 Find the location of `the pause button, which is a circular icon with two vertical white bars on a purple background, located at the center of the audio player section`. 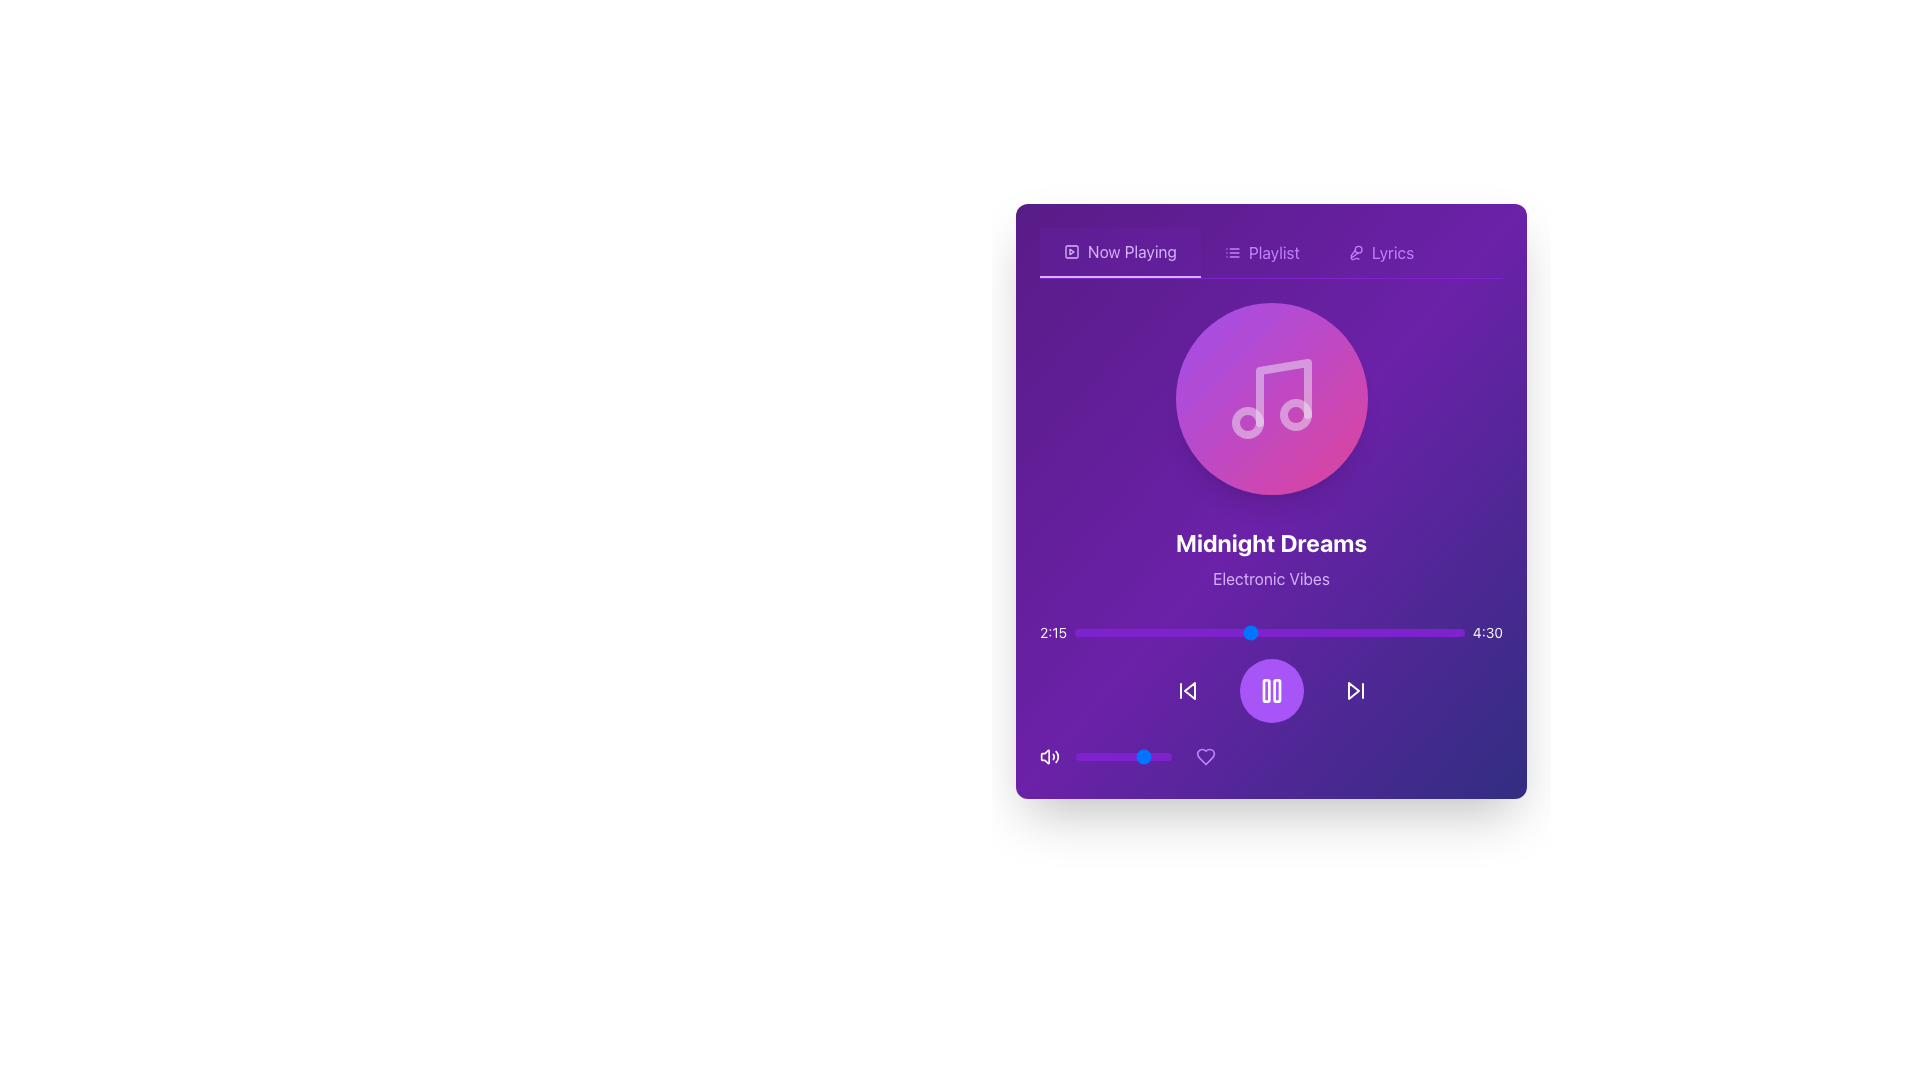

the pause button, which is a circular icon with two vertical white bars on a purple background, located at the center of the audio player section is located at coordinates (1270, 689).